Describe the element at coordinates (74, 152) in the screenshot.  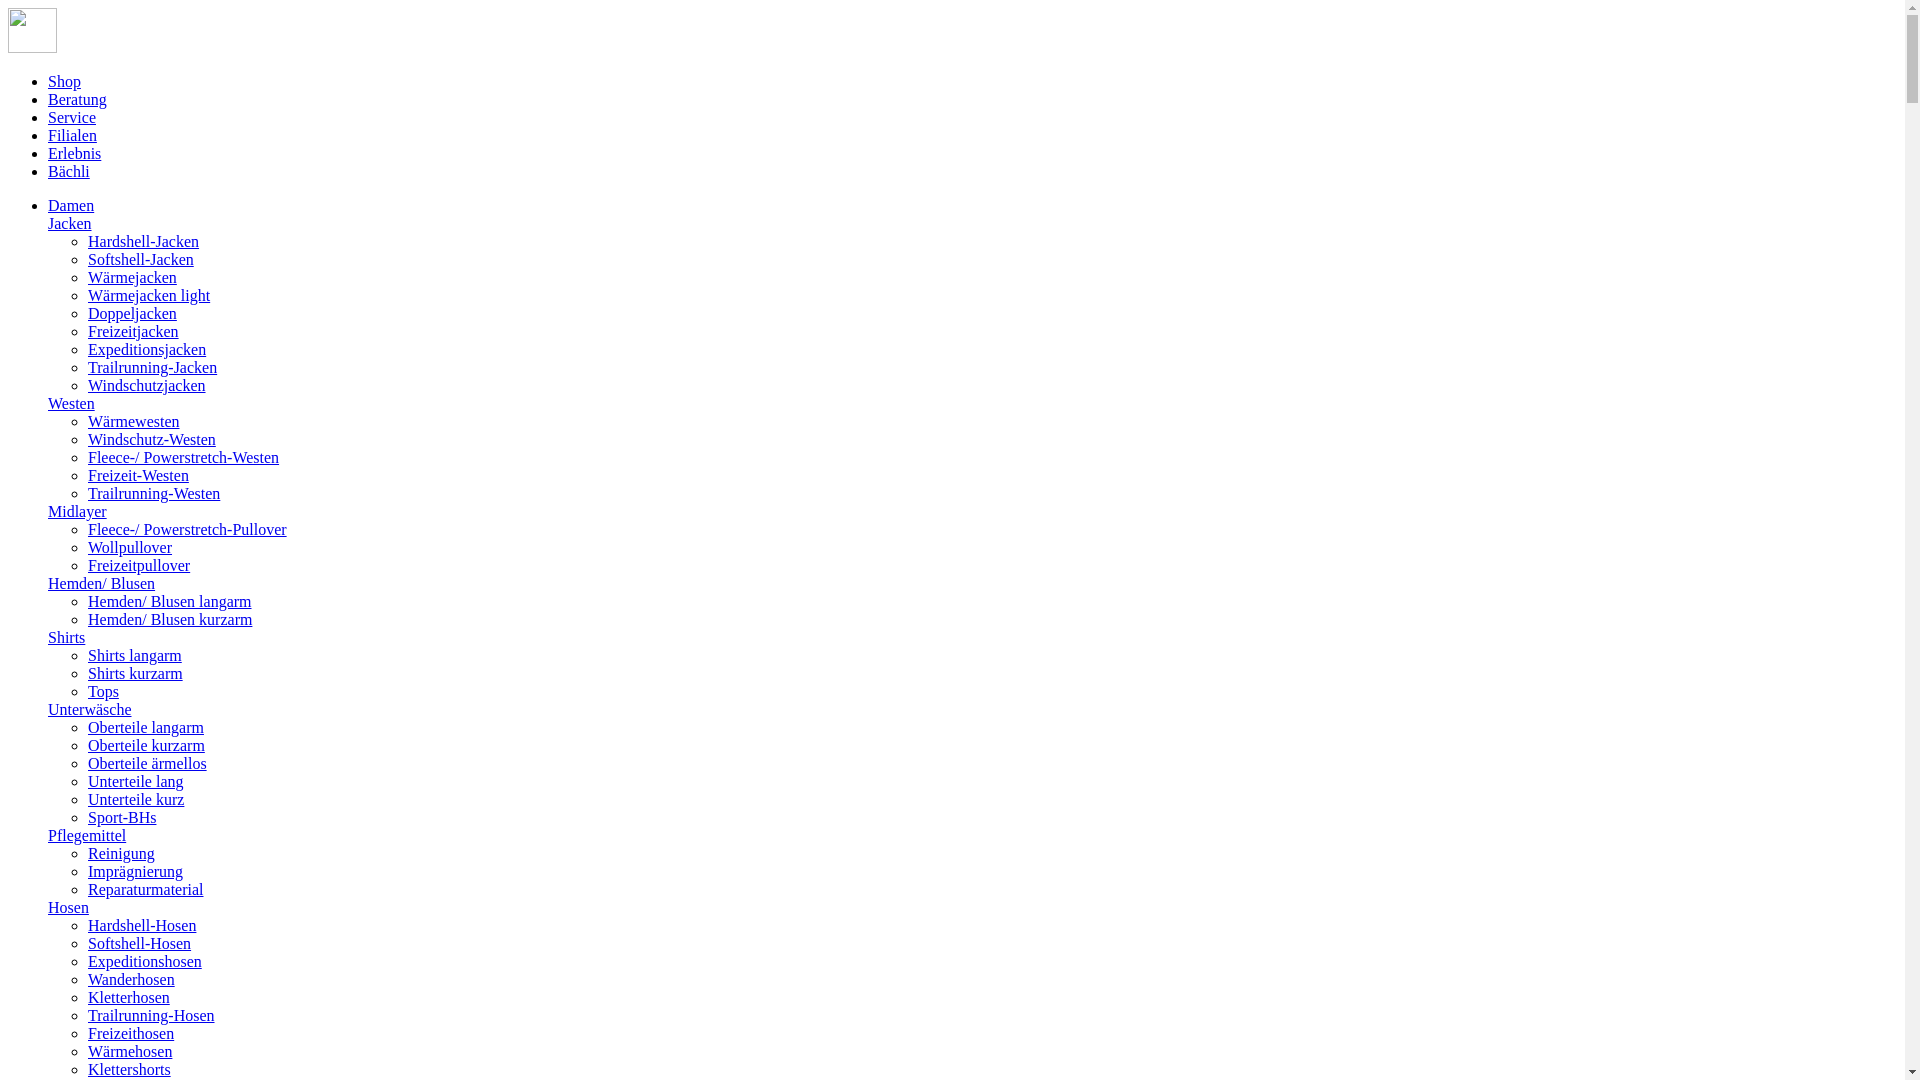
I see `'Erlebnis'` at that location.